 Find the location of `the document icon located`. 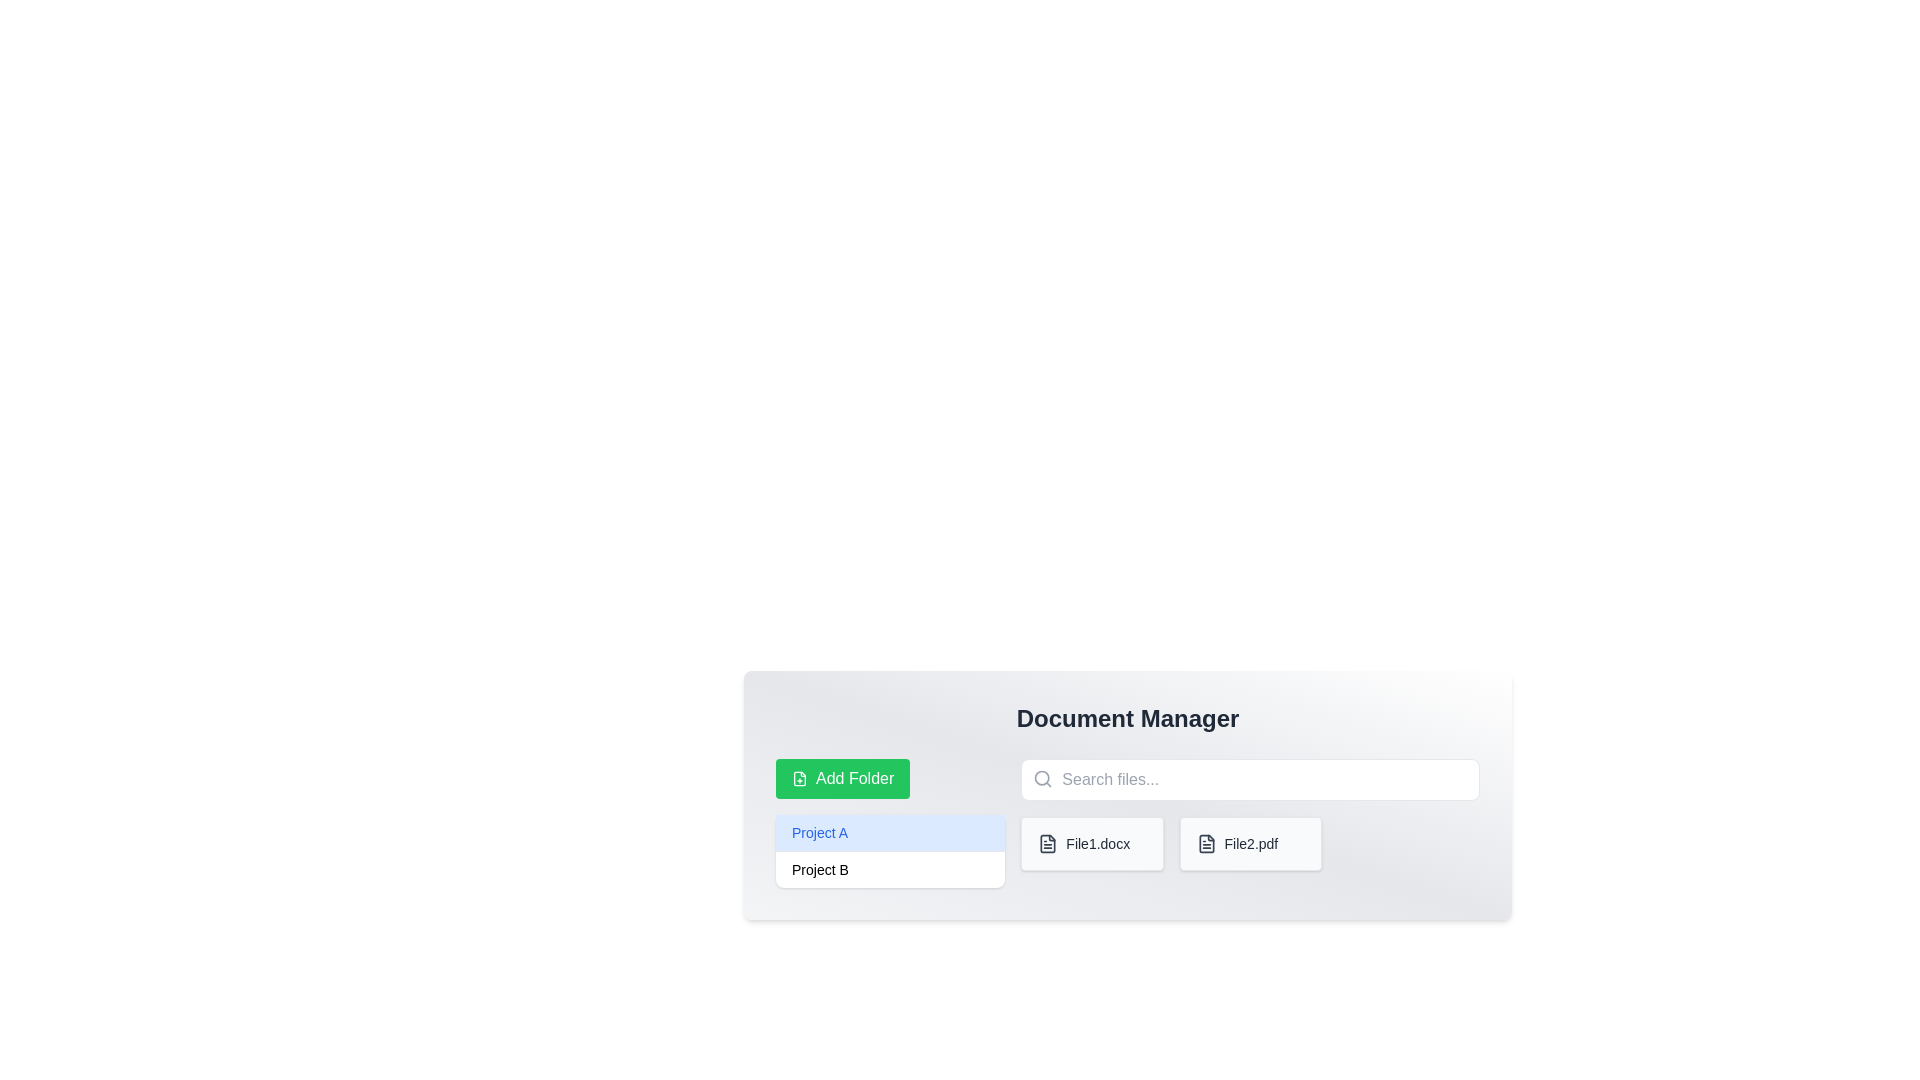

the document icon located is located at coordinates (1046, 844).